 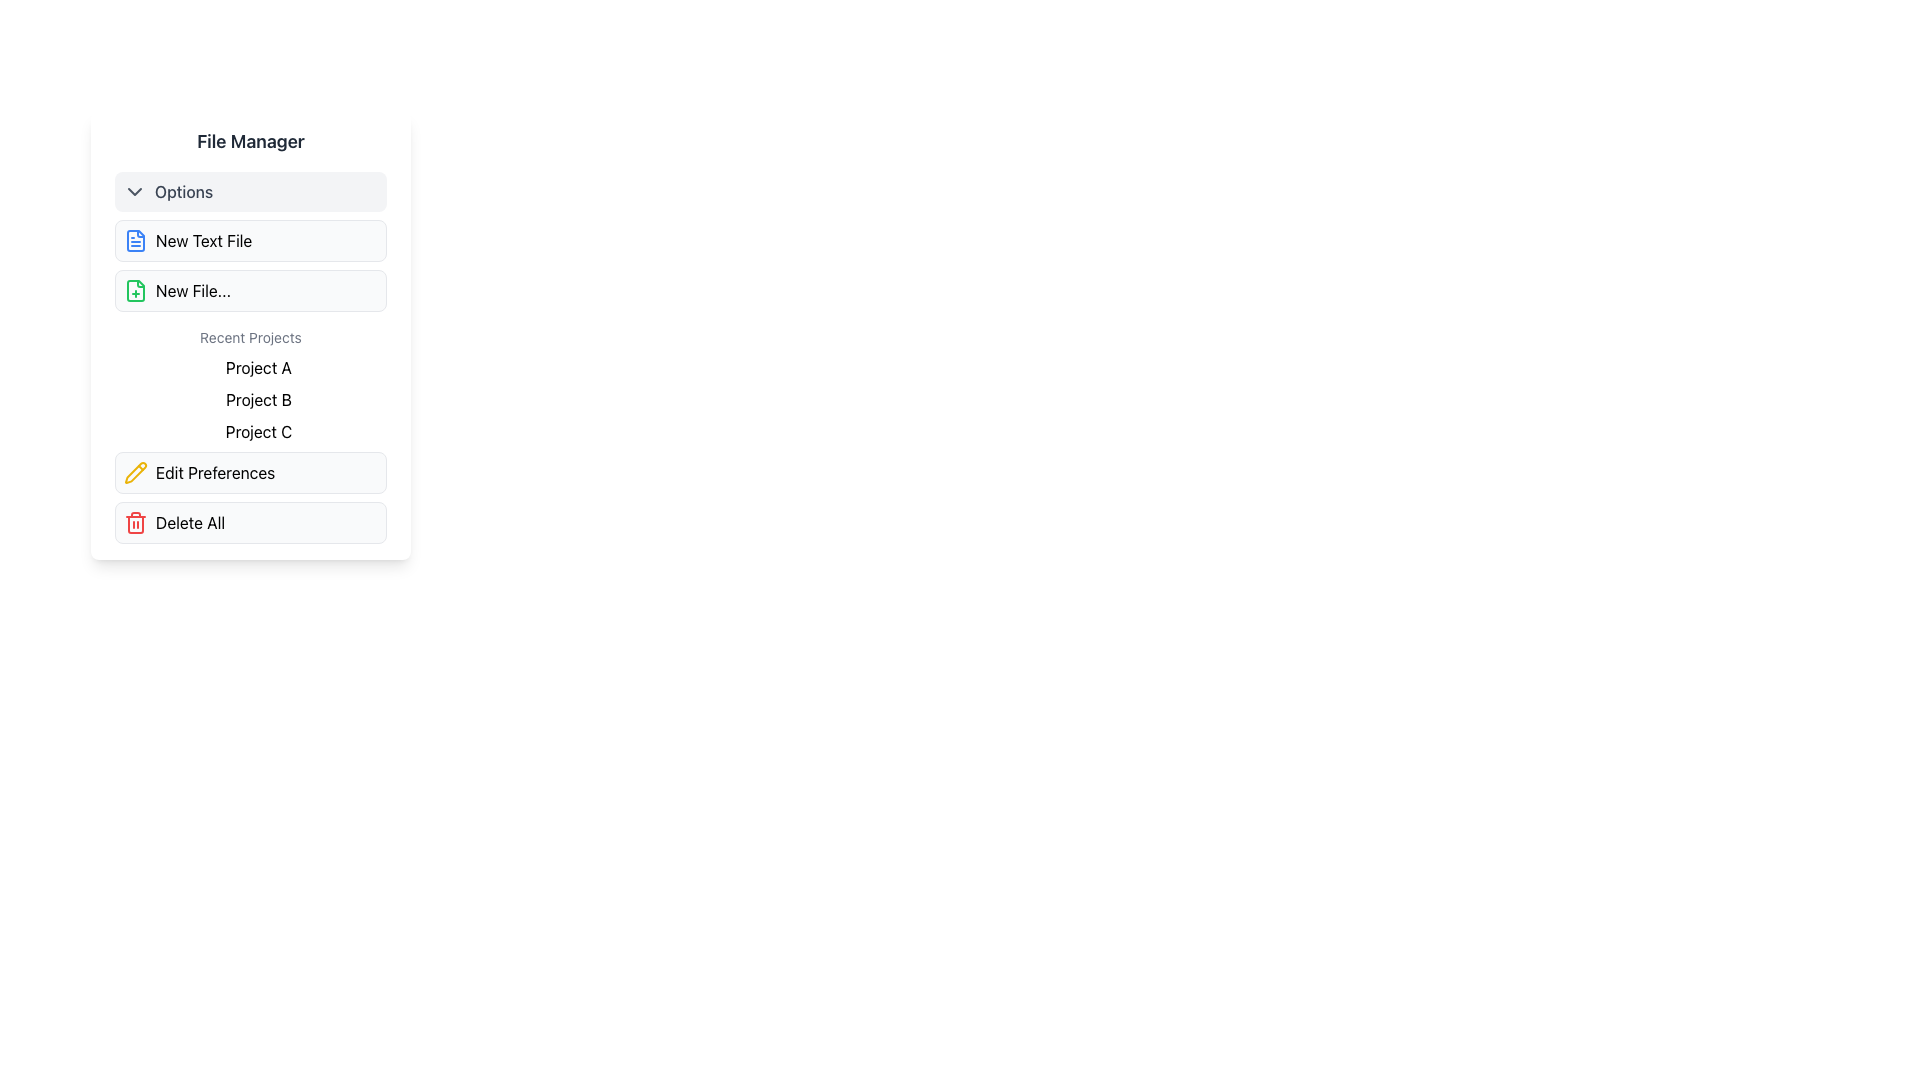 What do you see at coordinates (249, 141) in the screenshot?
I see `the Text label that serves as the title or heading of the section, located at the top of a rectangular card interface` at bounding box center [249, 141].